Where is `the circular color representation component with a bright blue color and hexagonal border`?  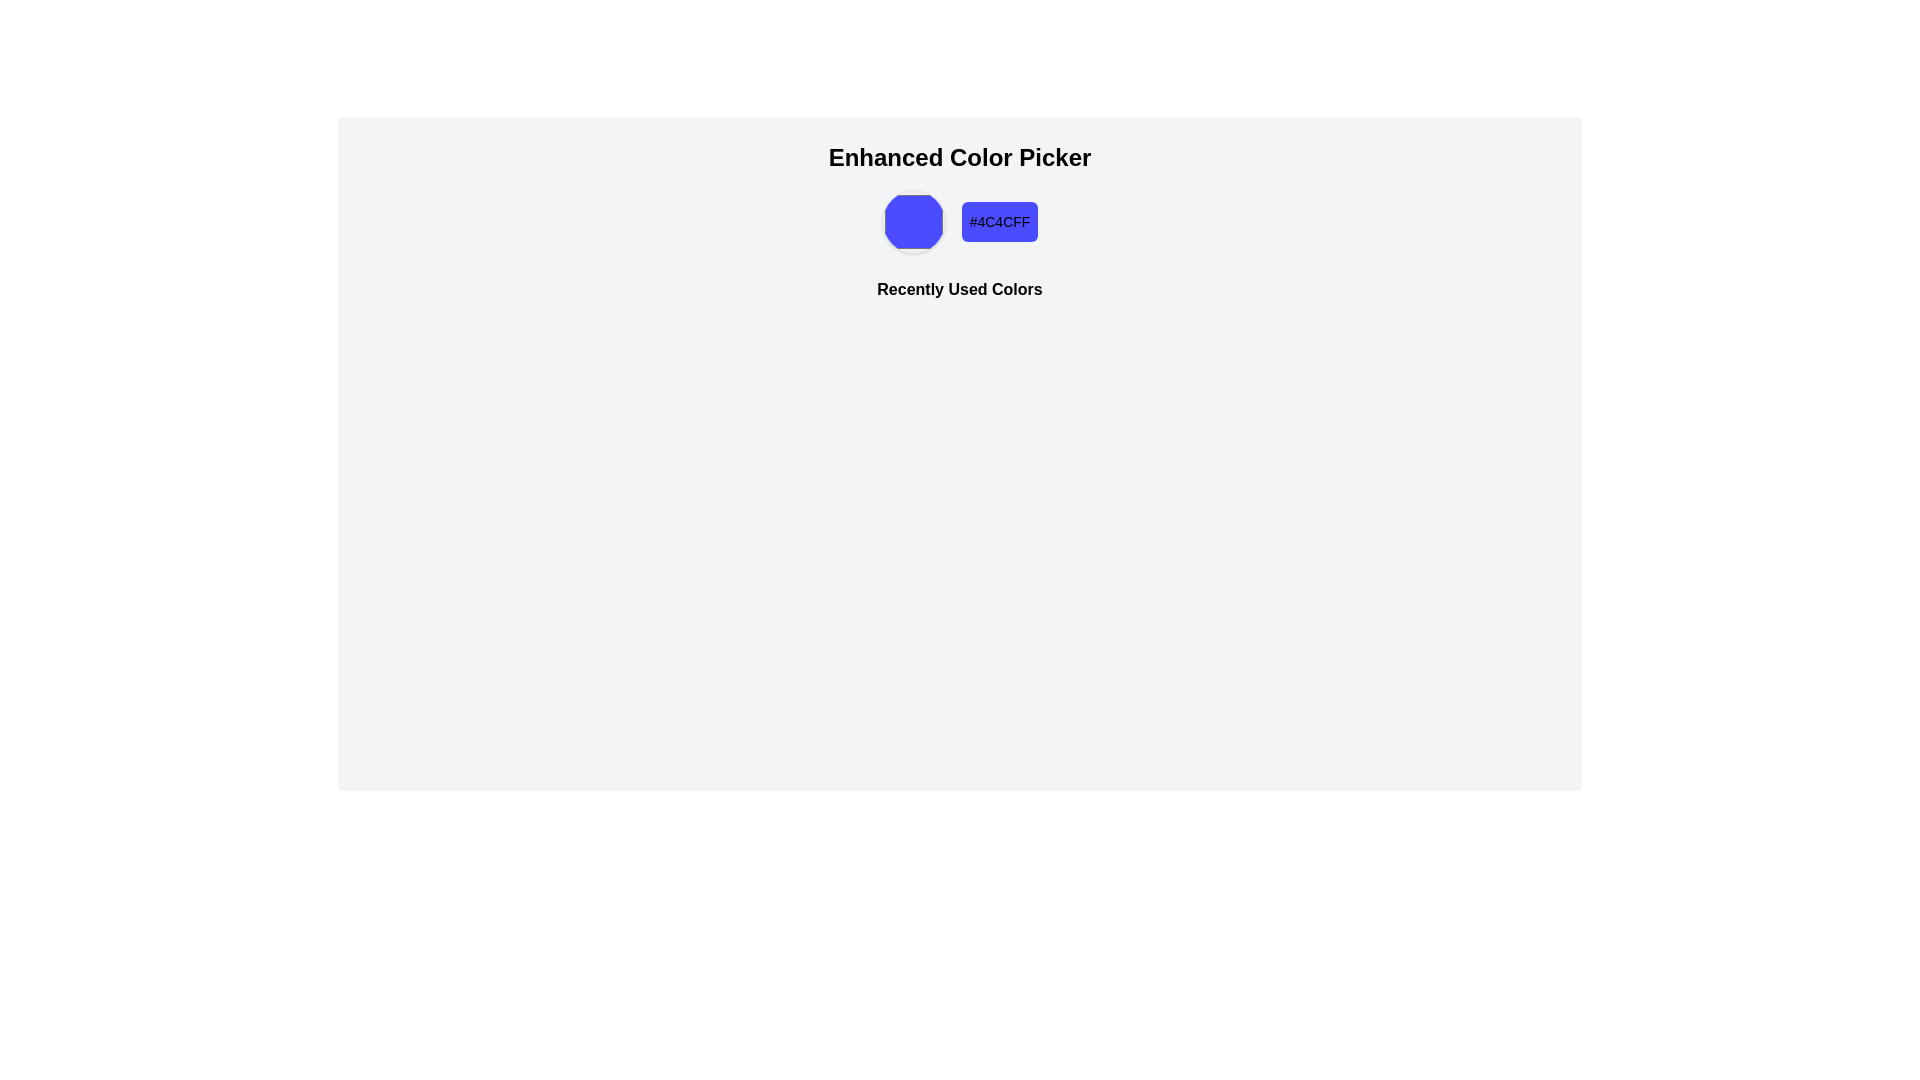
the circular color representation component with a bright blue color and hexagonal border is located at coordinates (912, 222).